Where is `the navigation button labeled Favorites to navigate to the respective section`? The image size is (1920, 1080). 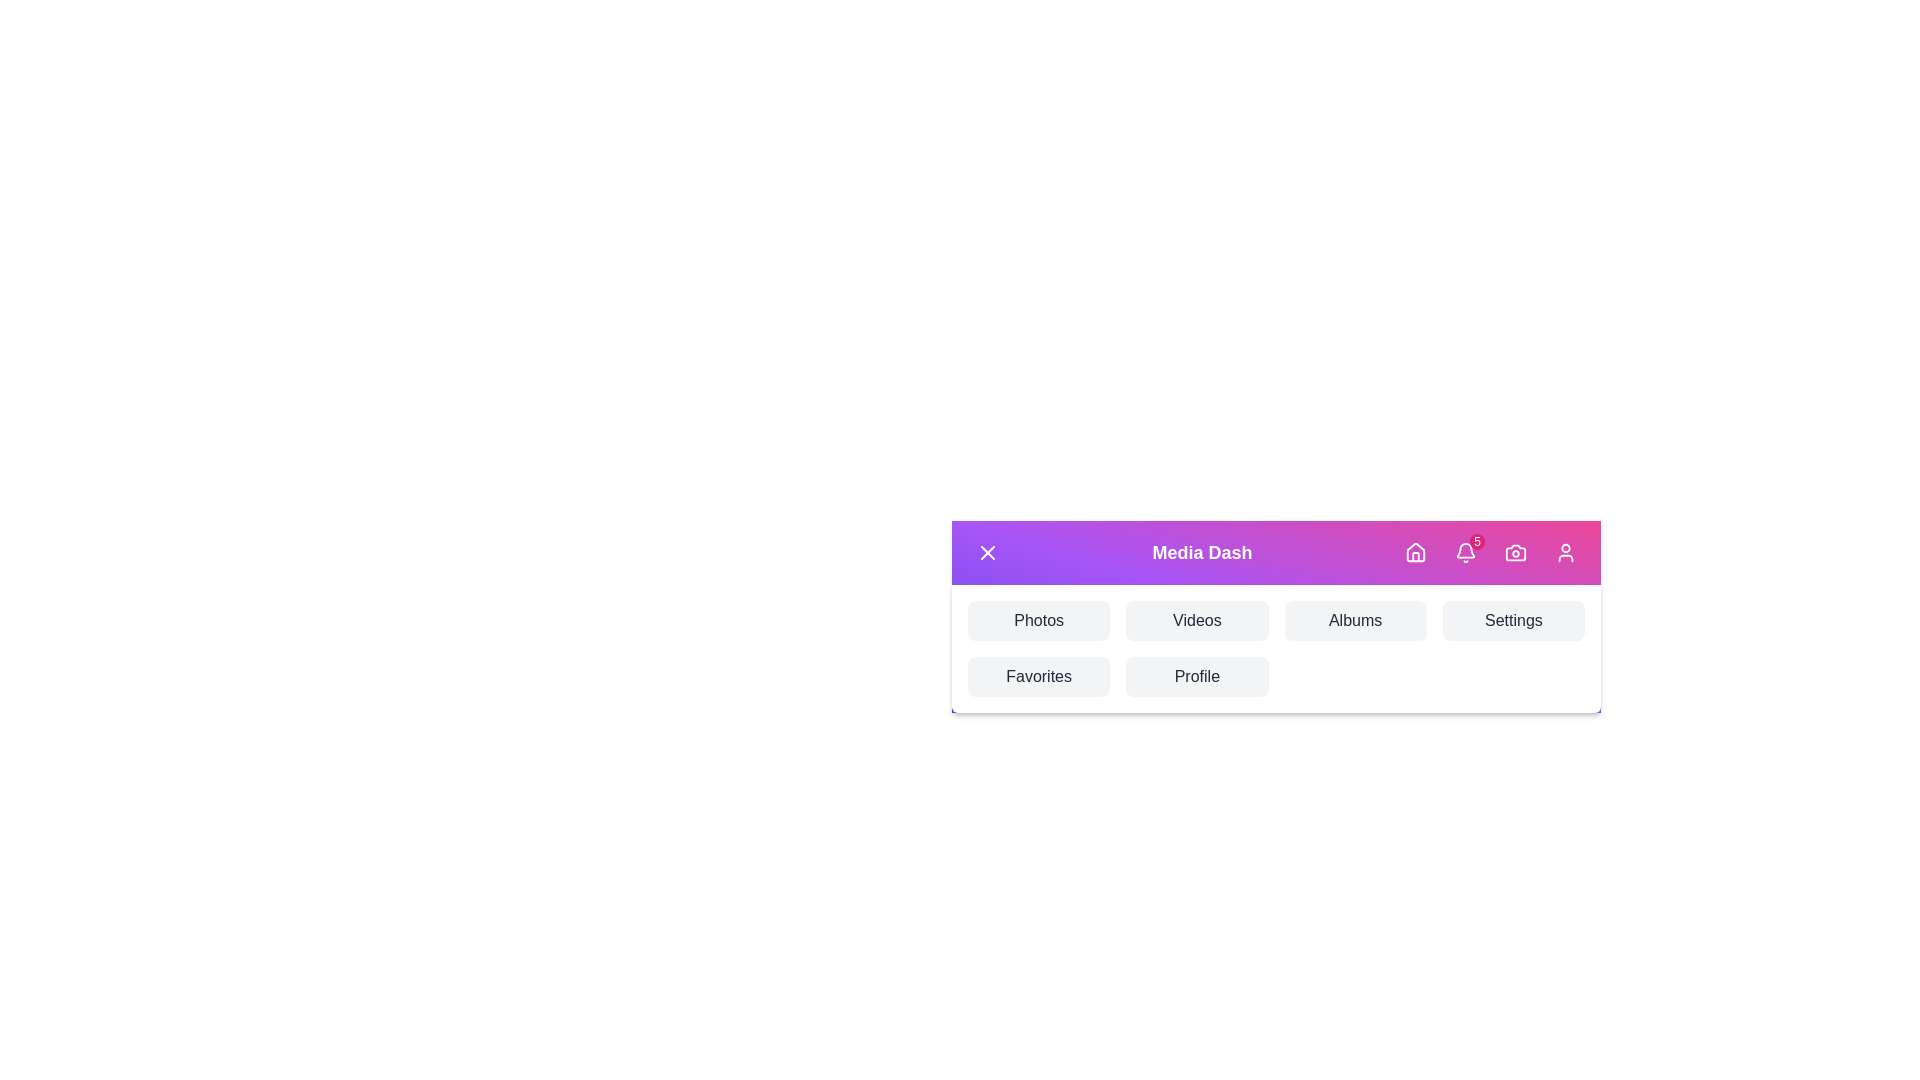
the navigation button labeled Favorites to navigate to the respective section is located at coordinates (1039, 676).